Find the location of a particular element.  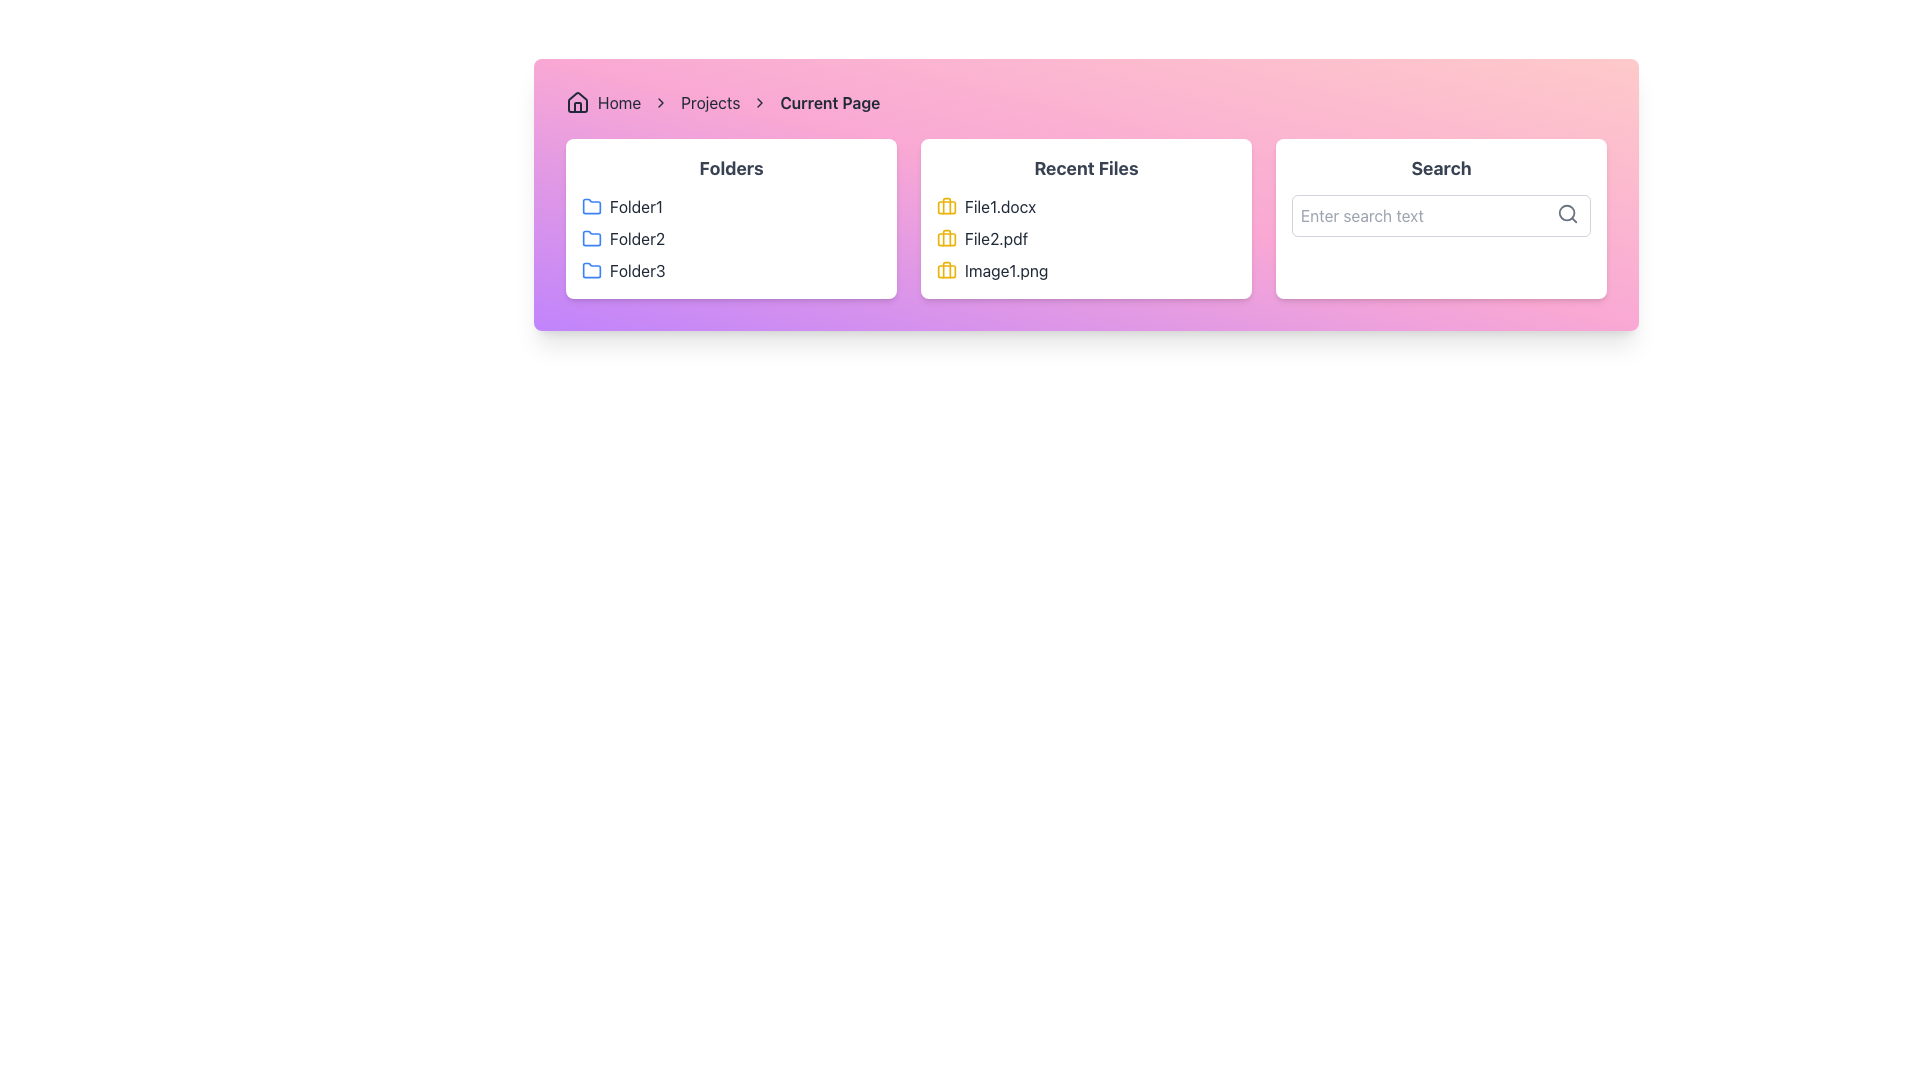

the magnifying glass icon located at the top-right portion of the text input field in the 'Search' section to indicate its function for initiating a search is located at coordinates (1567, 213).